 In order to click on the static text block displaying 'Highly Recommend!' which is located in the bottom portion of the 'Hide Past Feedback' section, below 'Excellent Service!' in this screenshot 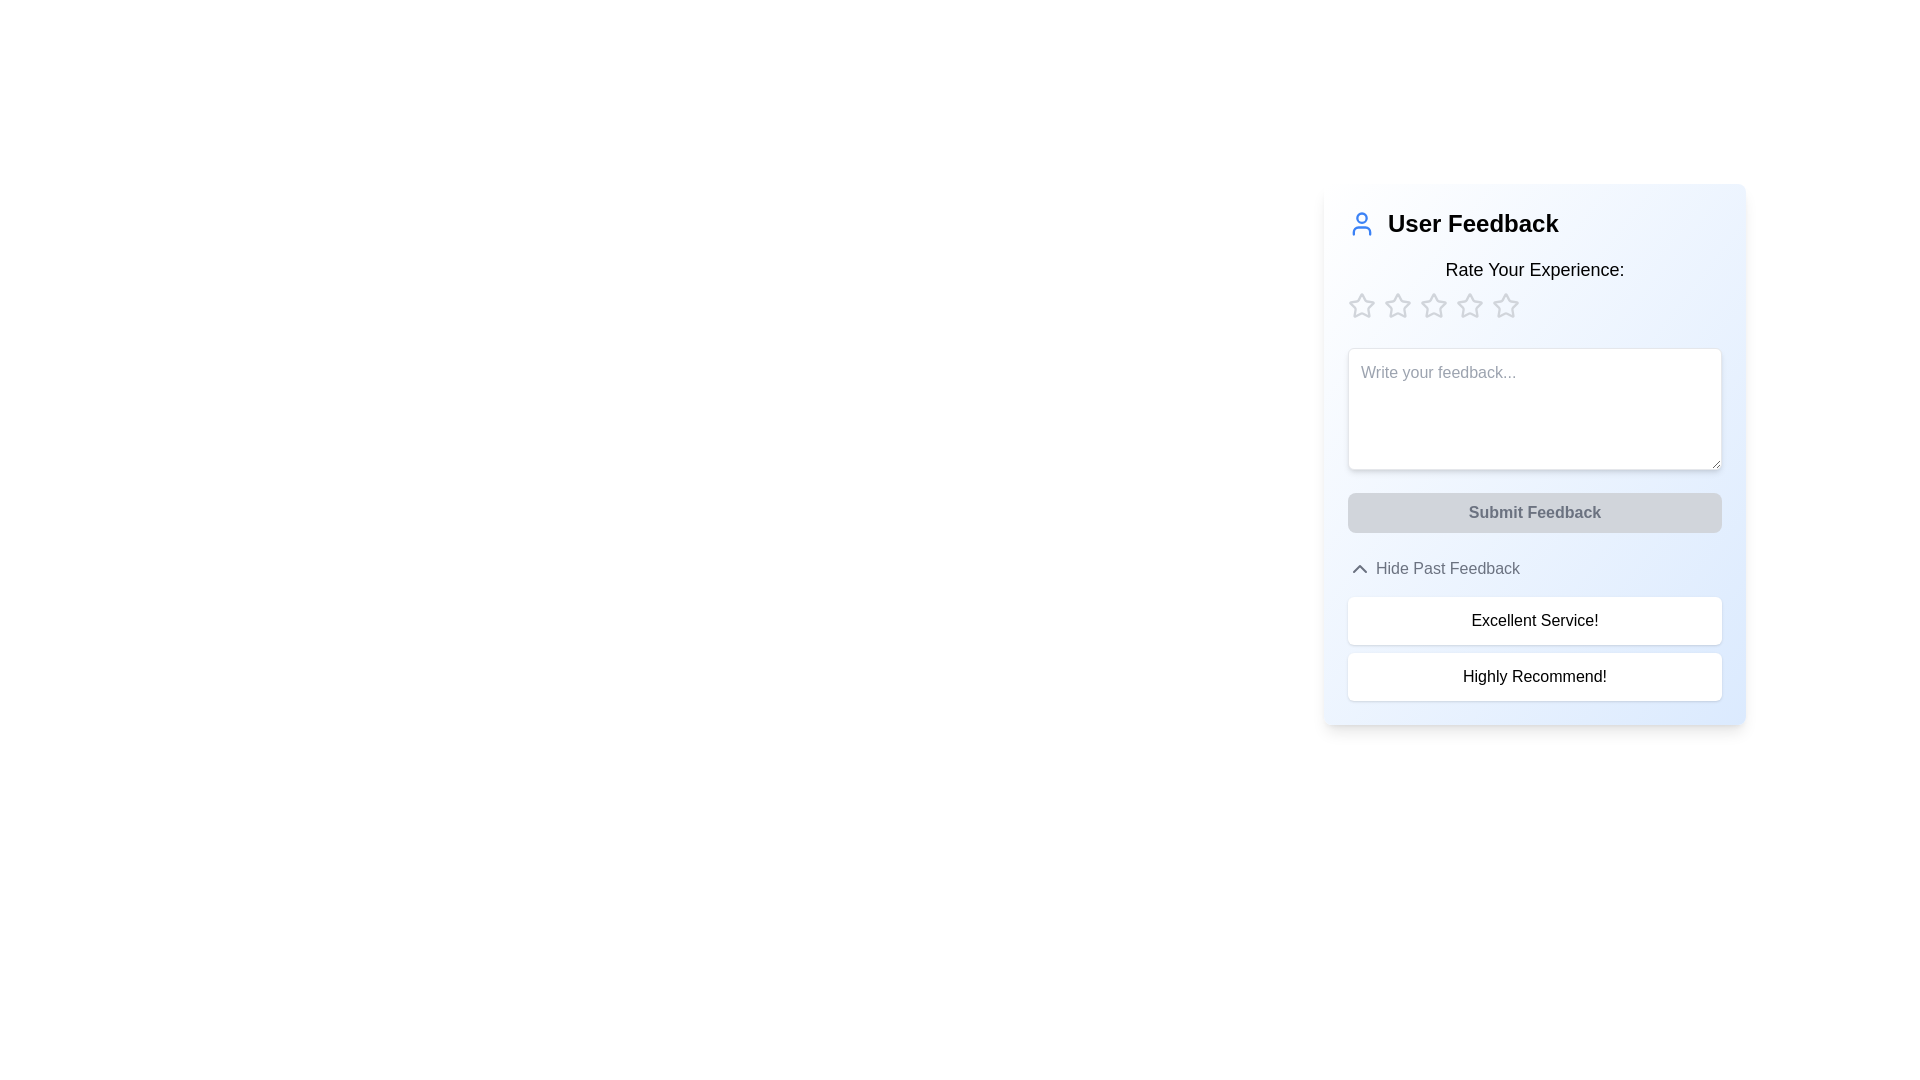, I will do `click(1534, 676)`.